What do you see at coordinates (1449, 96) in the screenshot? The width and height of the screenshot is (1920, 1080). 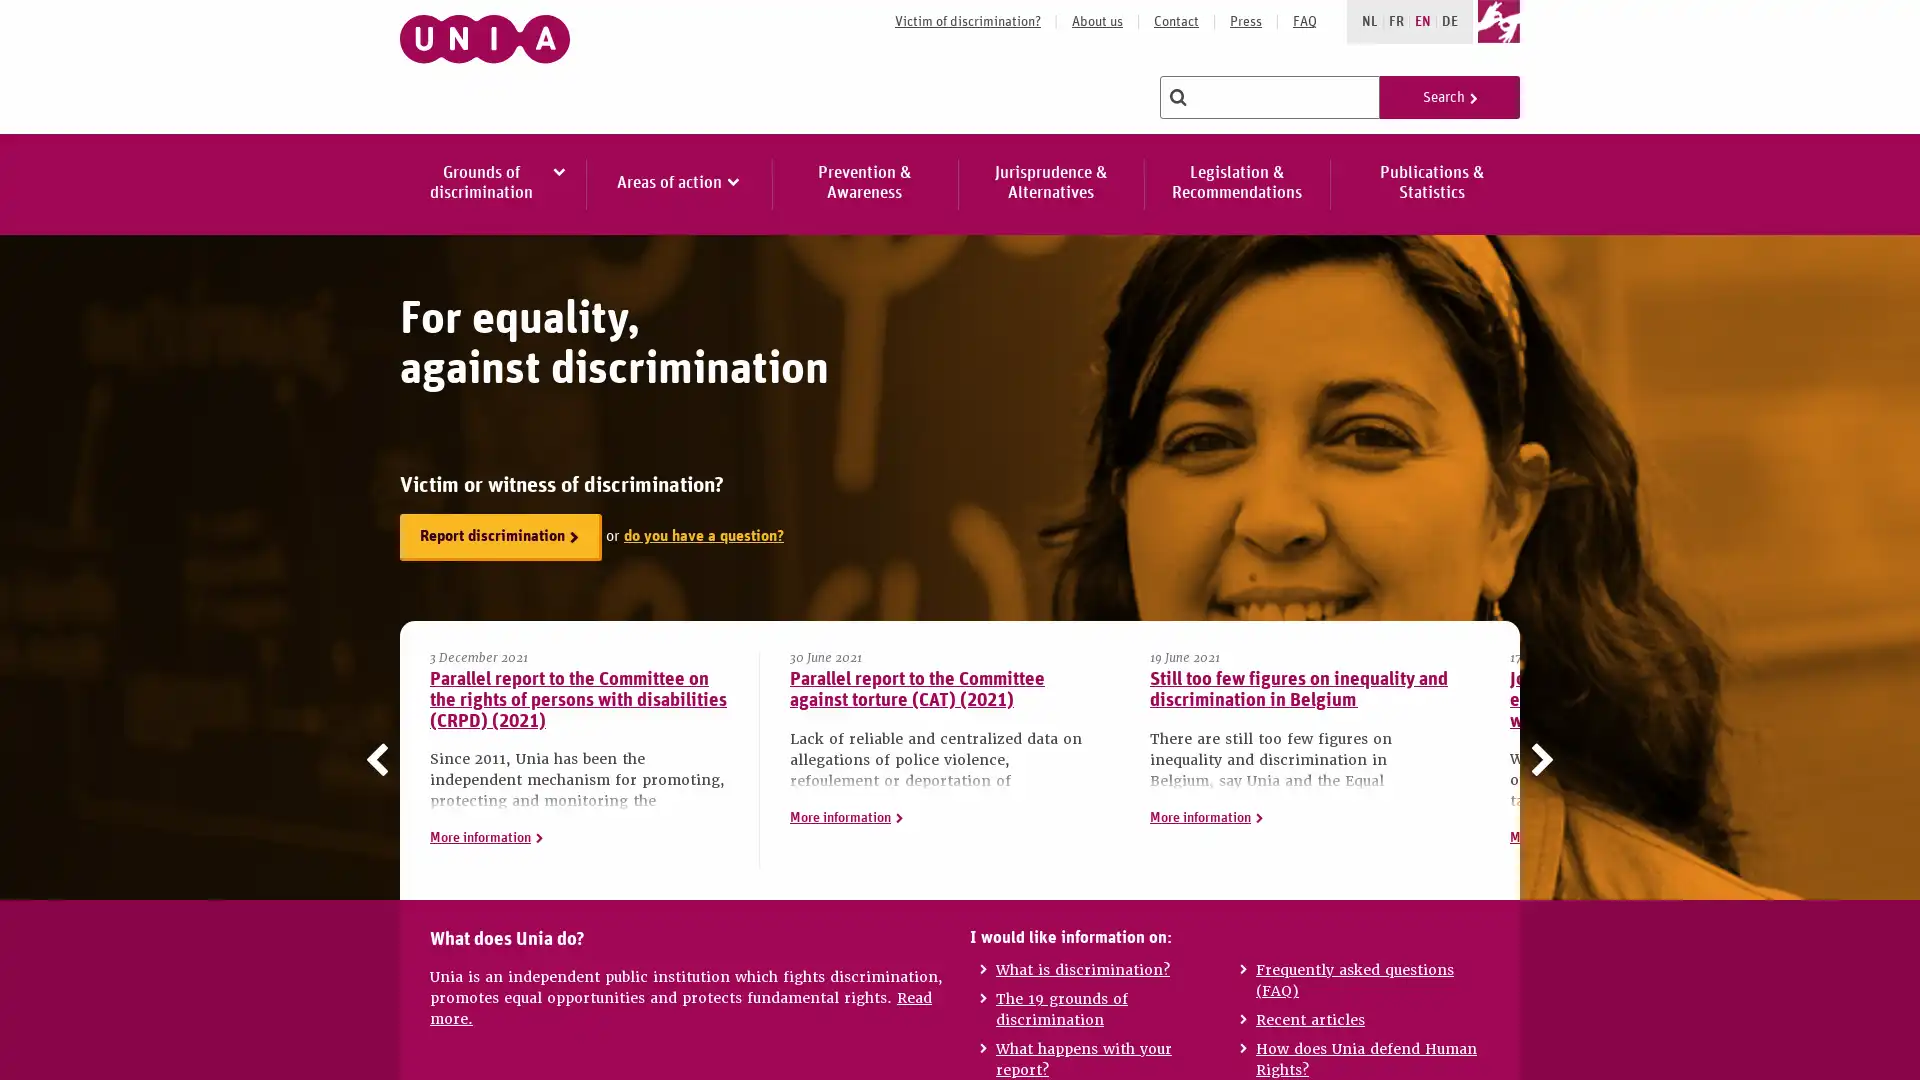 I see `Search` at bounding box center [1449, 96].